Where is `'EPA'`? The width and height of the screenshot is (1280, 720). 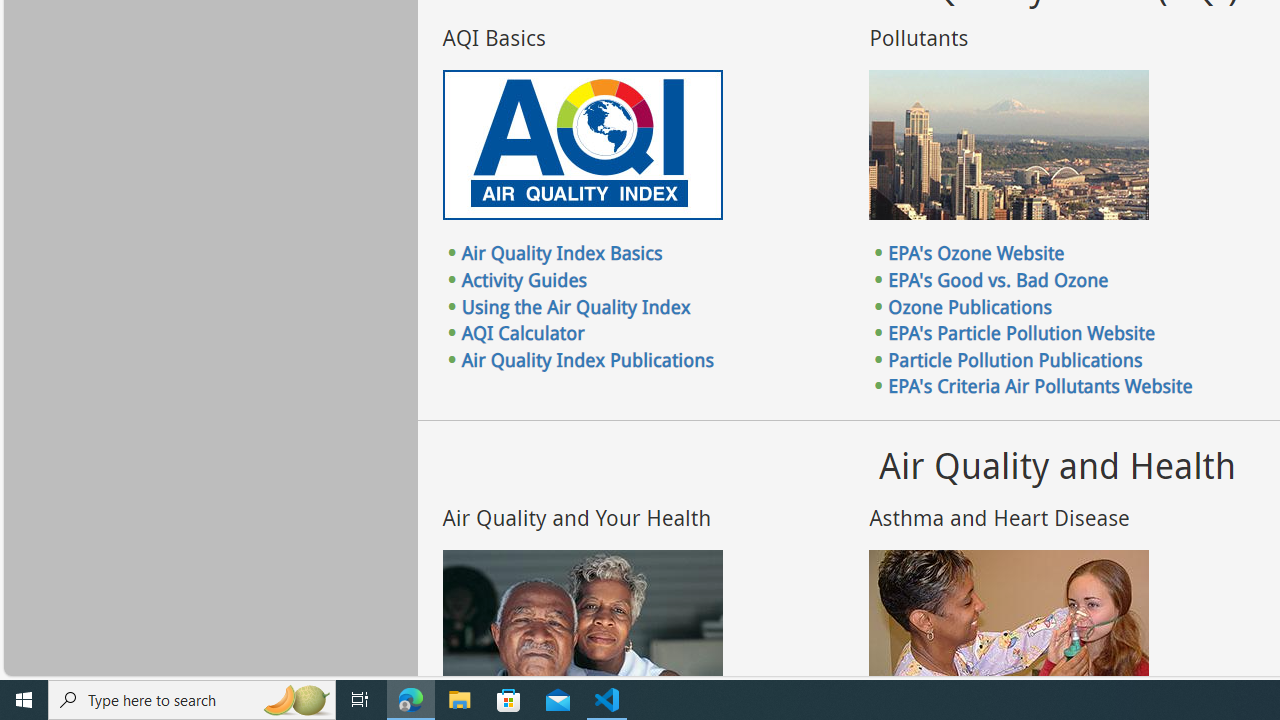 'EPA' is located at coordinates (976, 252).